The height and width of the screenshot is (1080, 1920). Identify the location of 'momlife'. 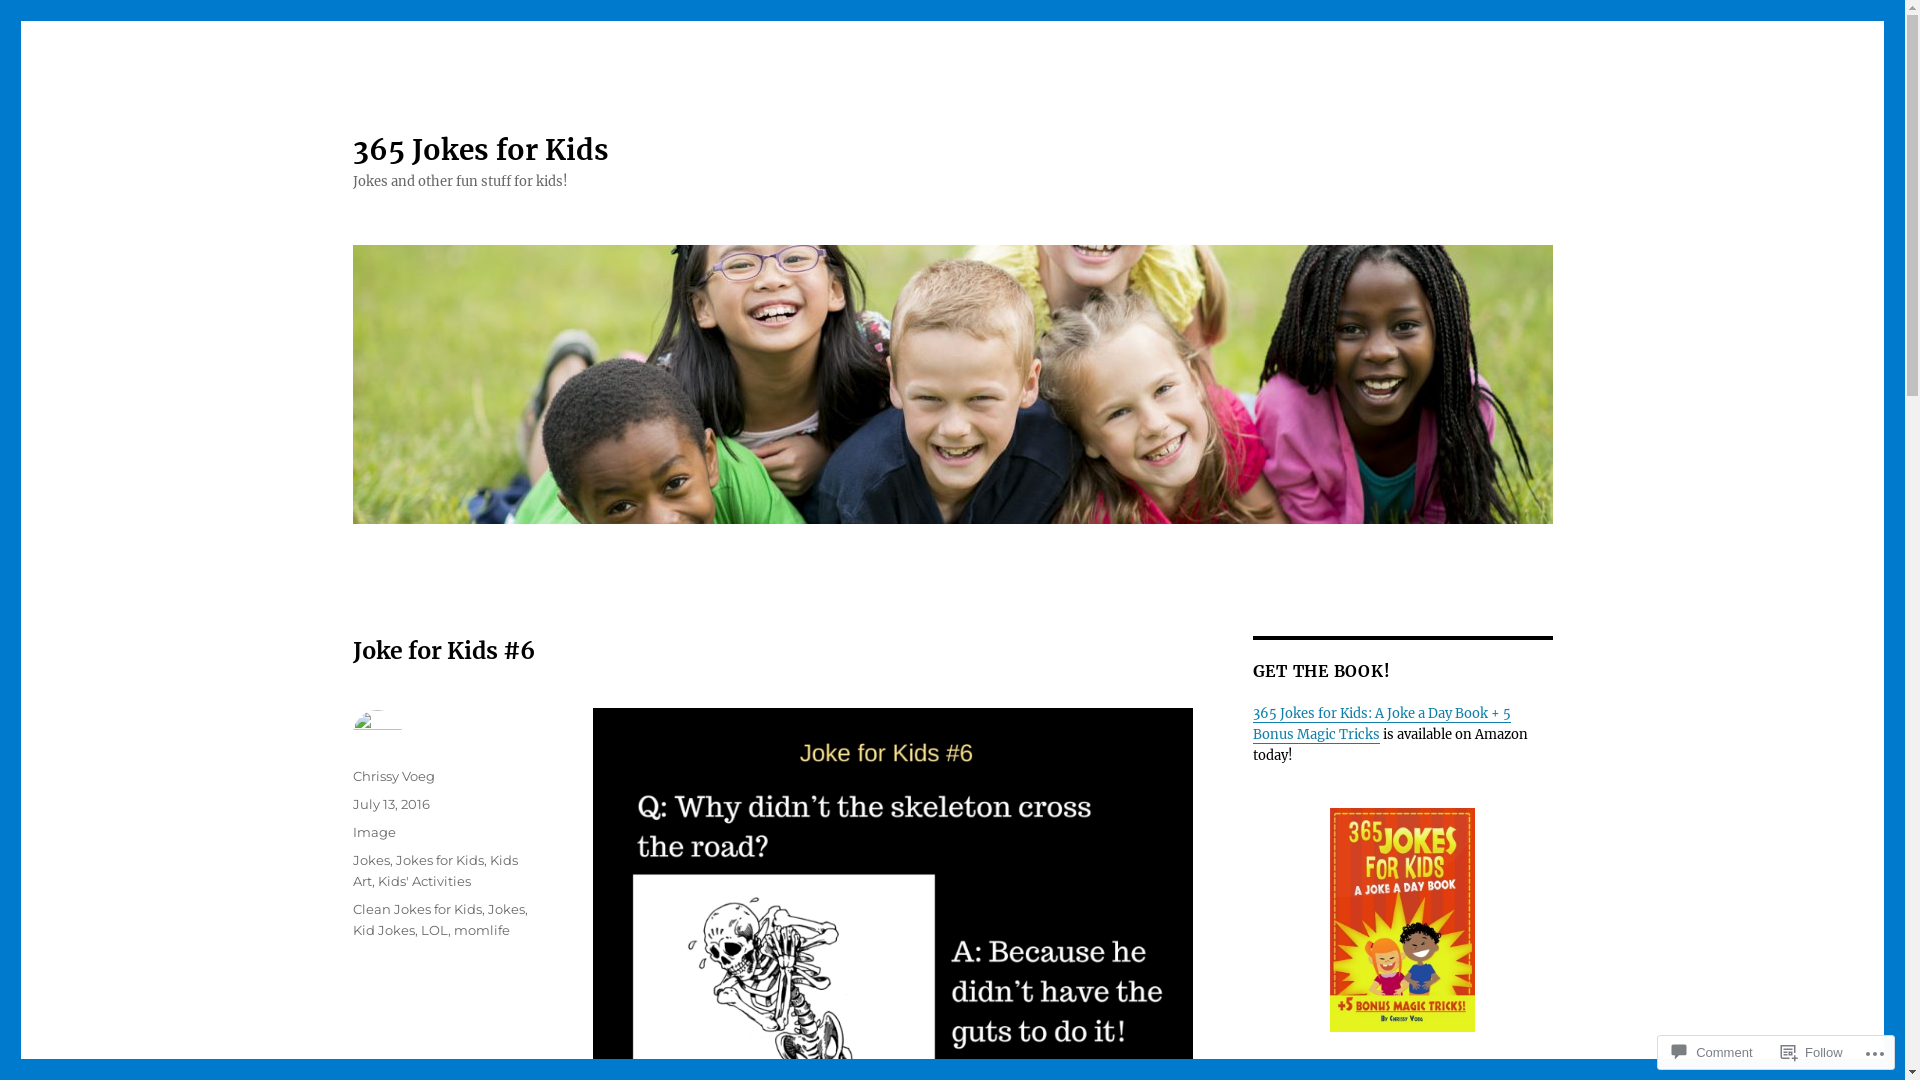
(453, 929).